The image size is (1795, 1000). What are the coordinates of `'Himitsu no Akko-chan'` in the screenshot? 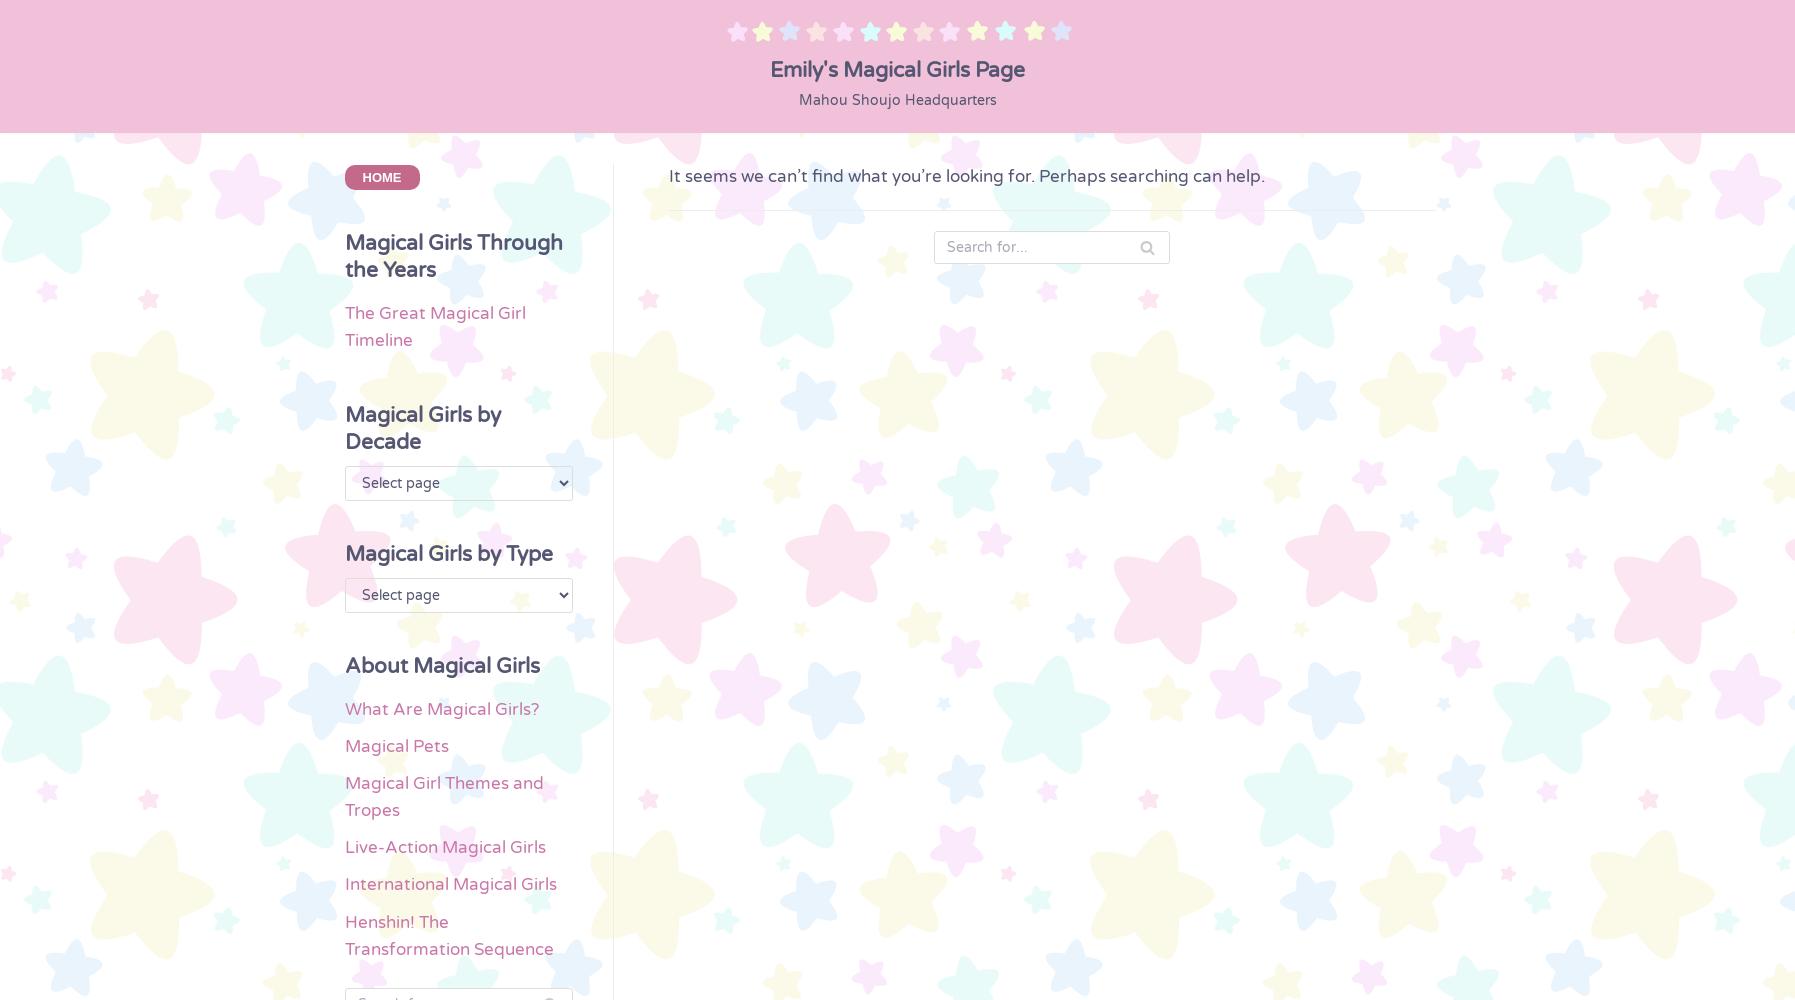 It's located at (30, 111).